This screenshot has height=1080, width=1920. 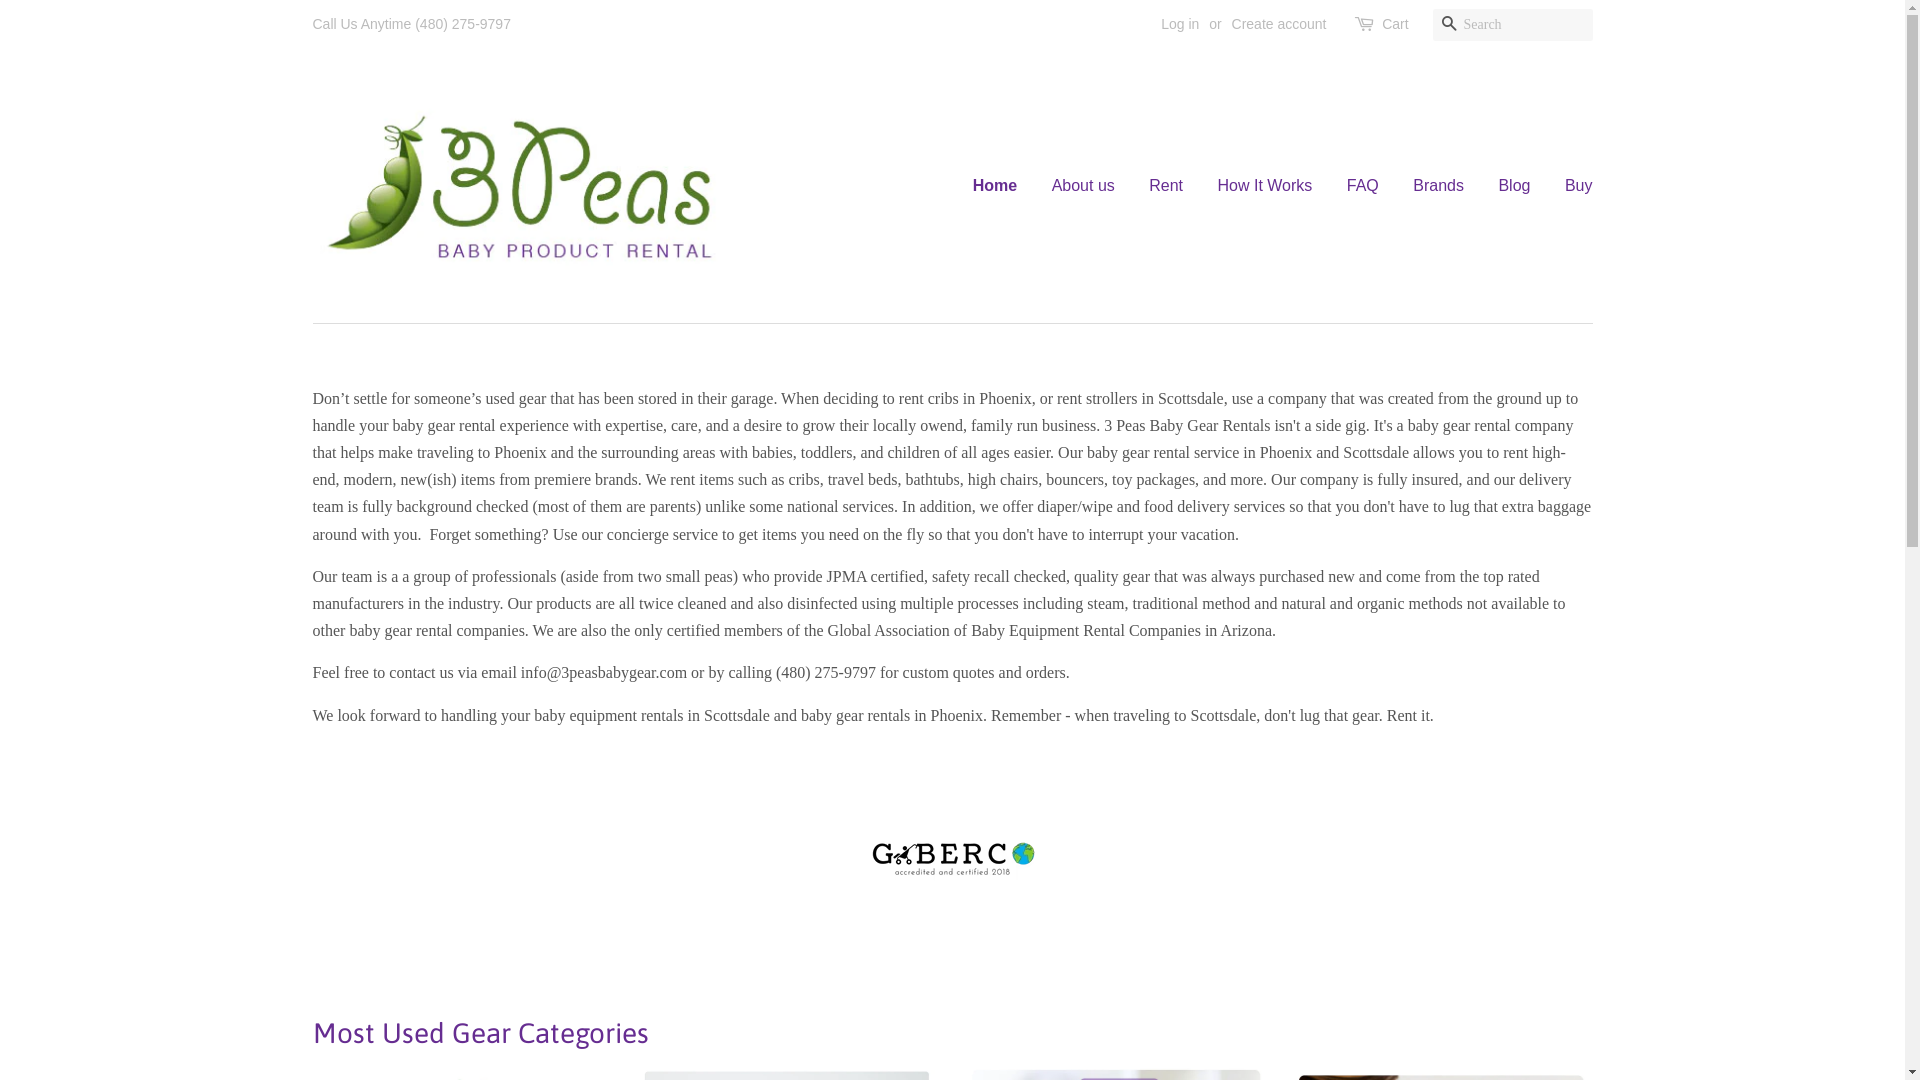 I want to click on 'Home', so click(x=973, y=185).